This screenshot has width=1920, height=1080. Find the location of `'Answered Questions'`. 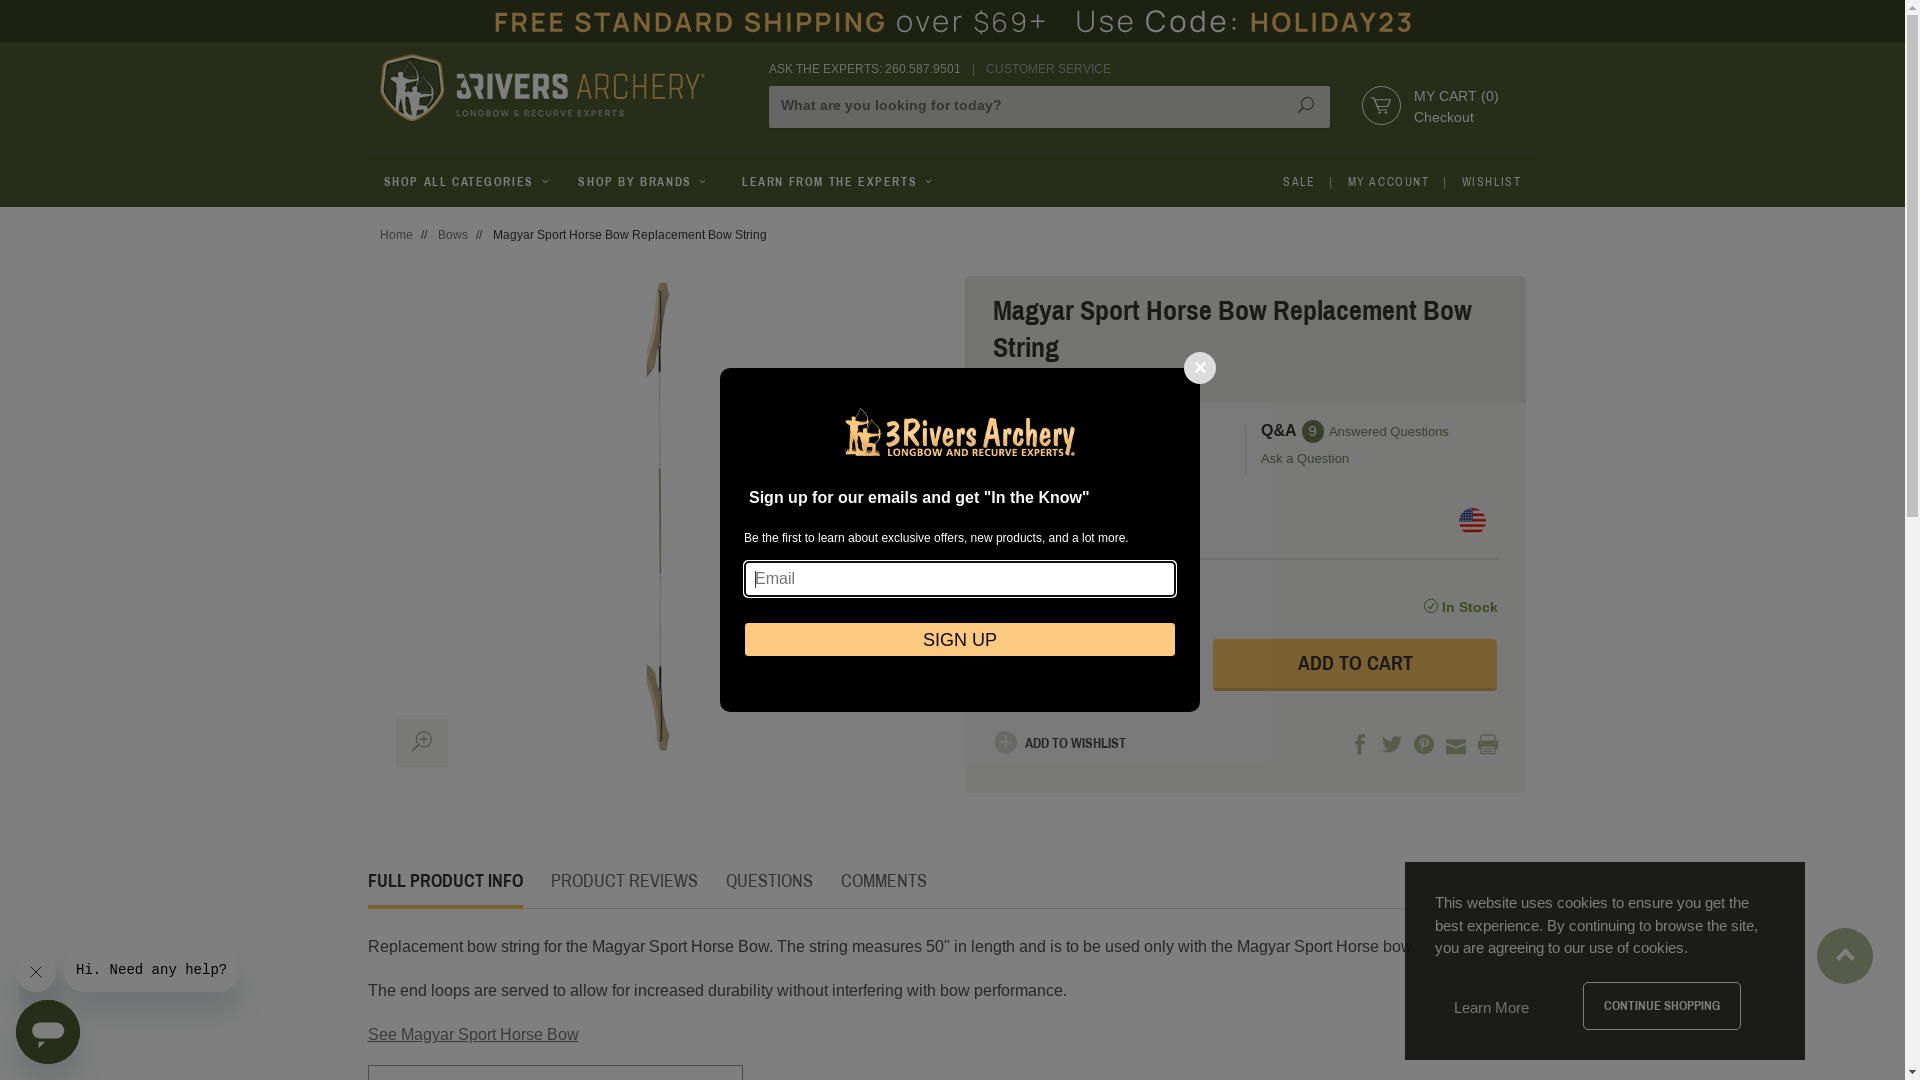

'Answered Questions' is located at coordinates (1387, 430).